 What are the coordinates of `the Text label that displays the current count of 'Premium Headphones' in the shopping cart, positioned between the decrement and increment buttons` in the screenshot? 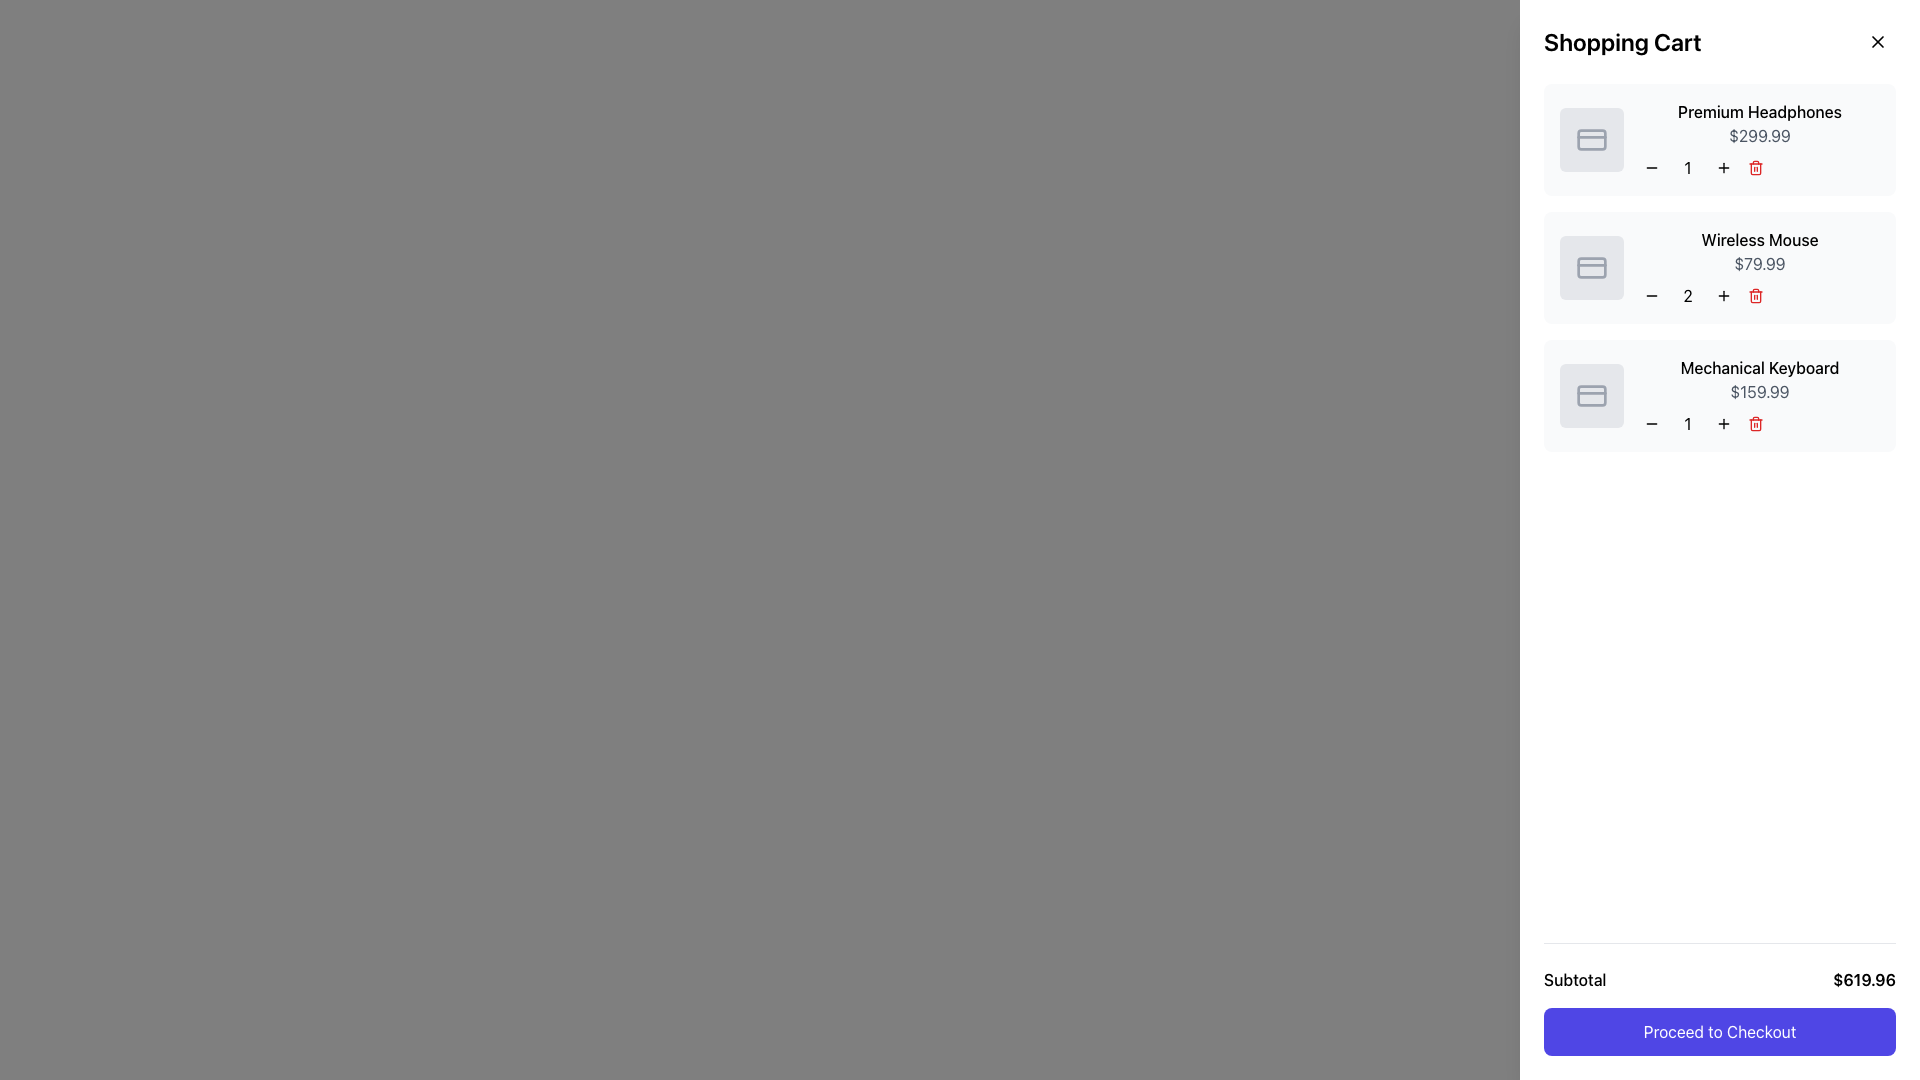 It's located at (1687, 167).